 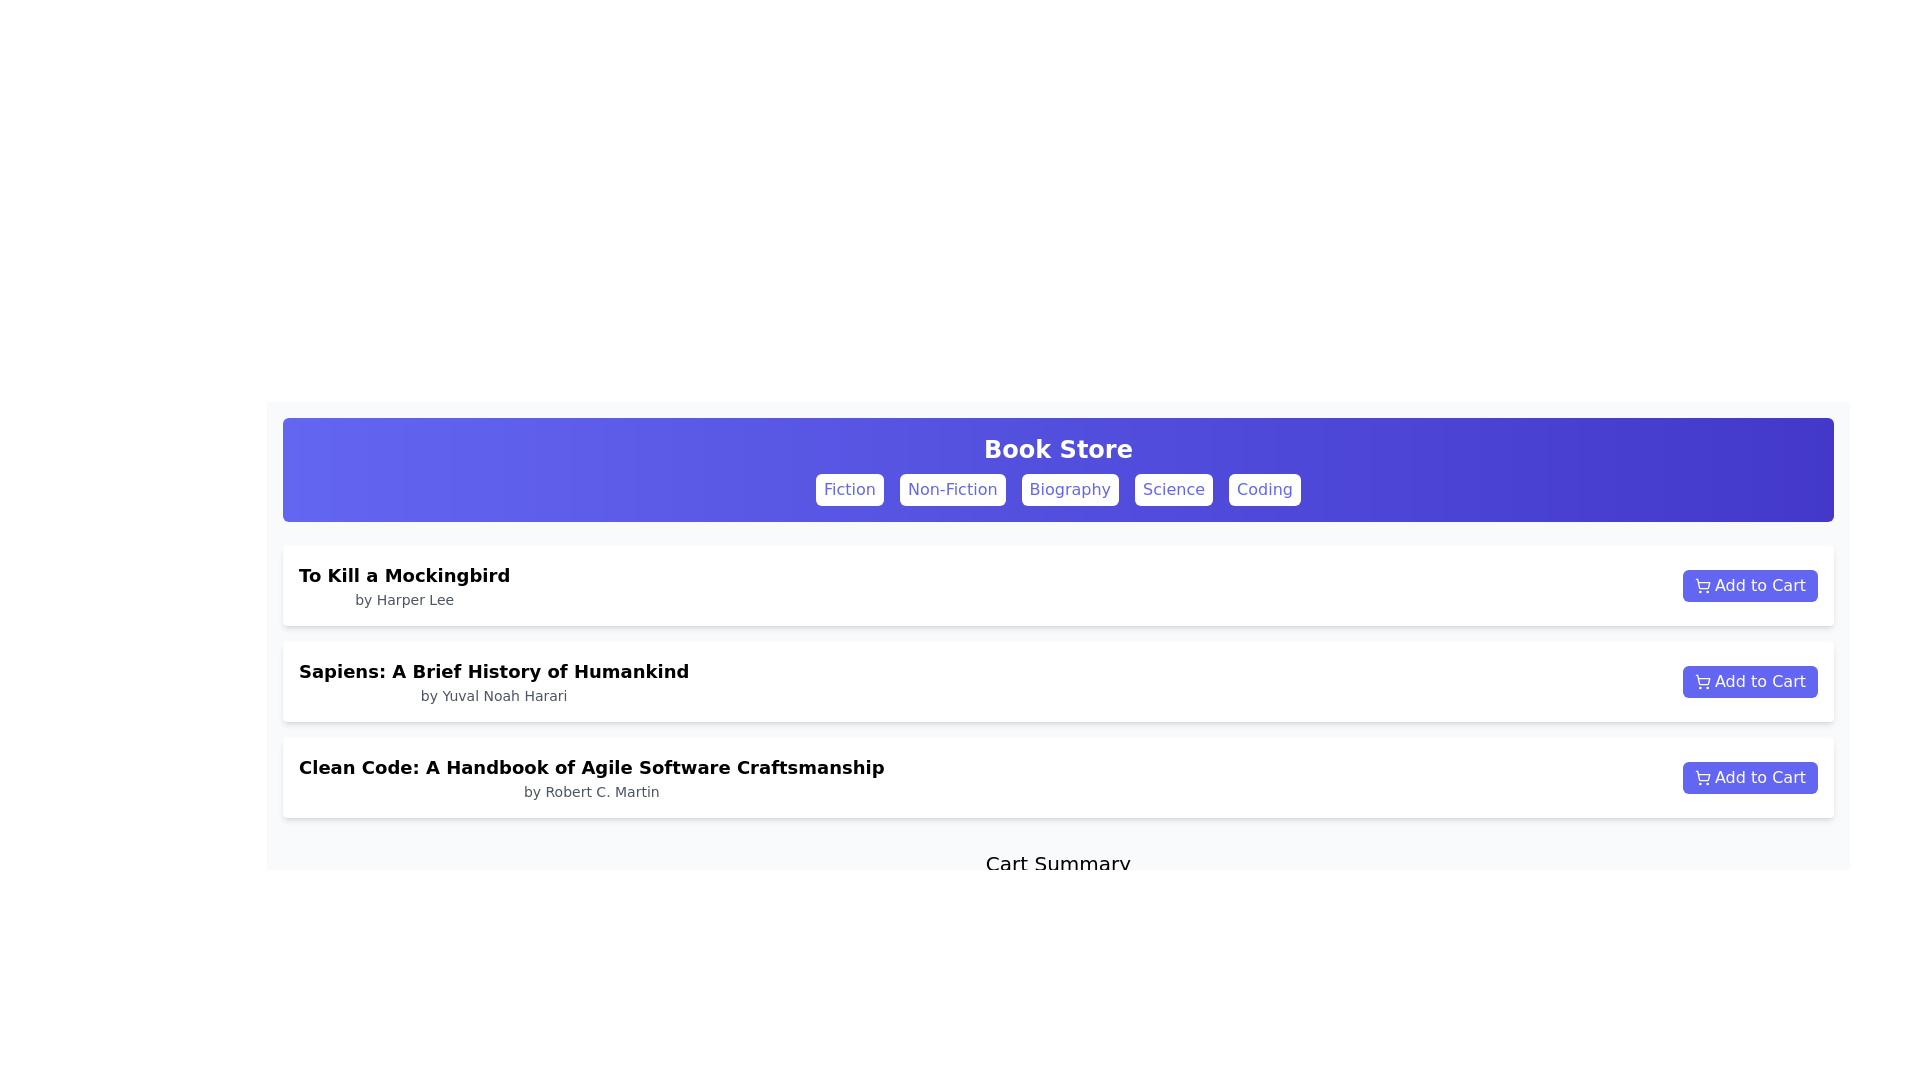 What do you see at coordinates (1264, 489) in the screenshot?
I see `the fifth button in the horizontal list under the title 'Book Store'` at bounding box center [1264, 489].